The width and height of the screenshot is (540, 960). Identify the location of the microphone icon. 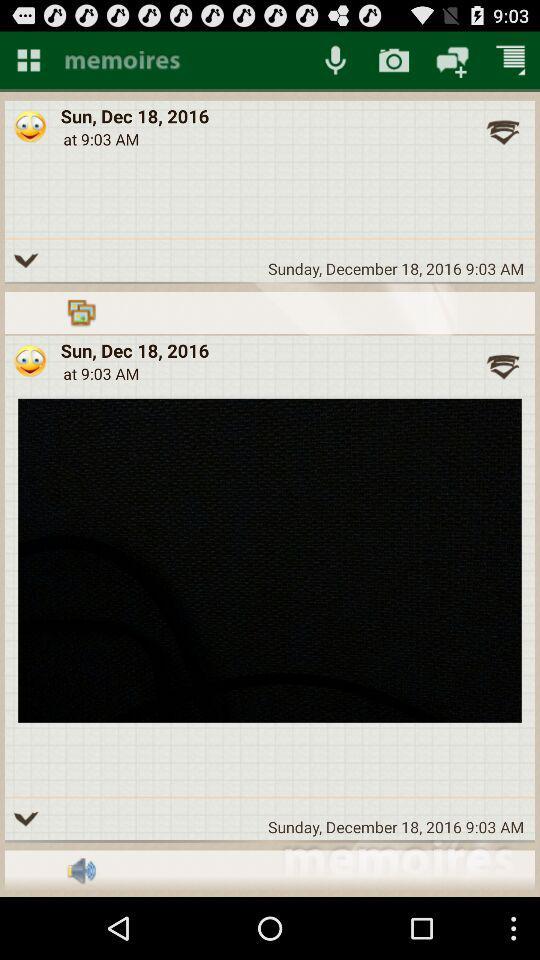
(335, 64).